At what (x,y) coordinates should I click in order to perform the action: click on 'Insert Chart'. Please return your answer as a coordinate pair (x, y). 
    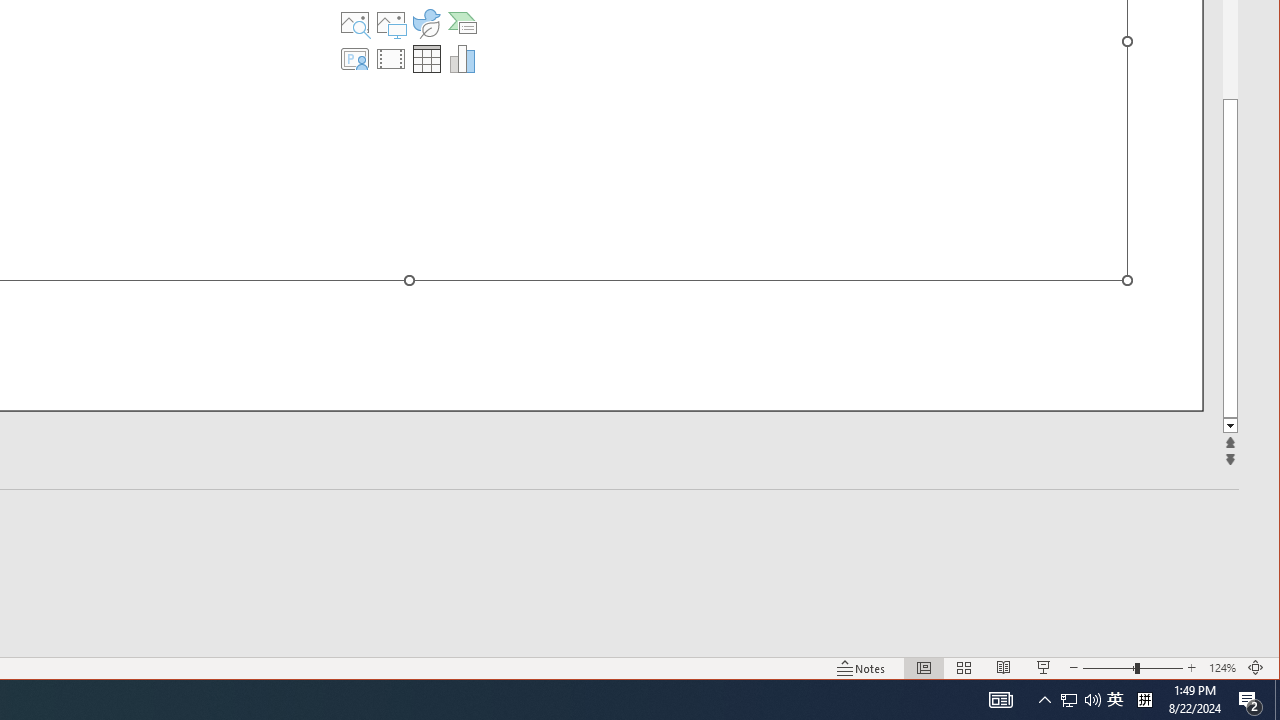
    Looking at the image, I should click on (461, 58).